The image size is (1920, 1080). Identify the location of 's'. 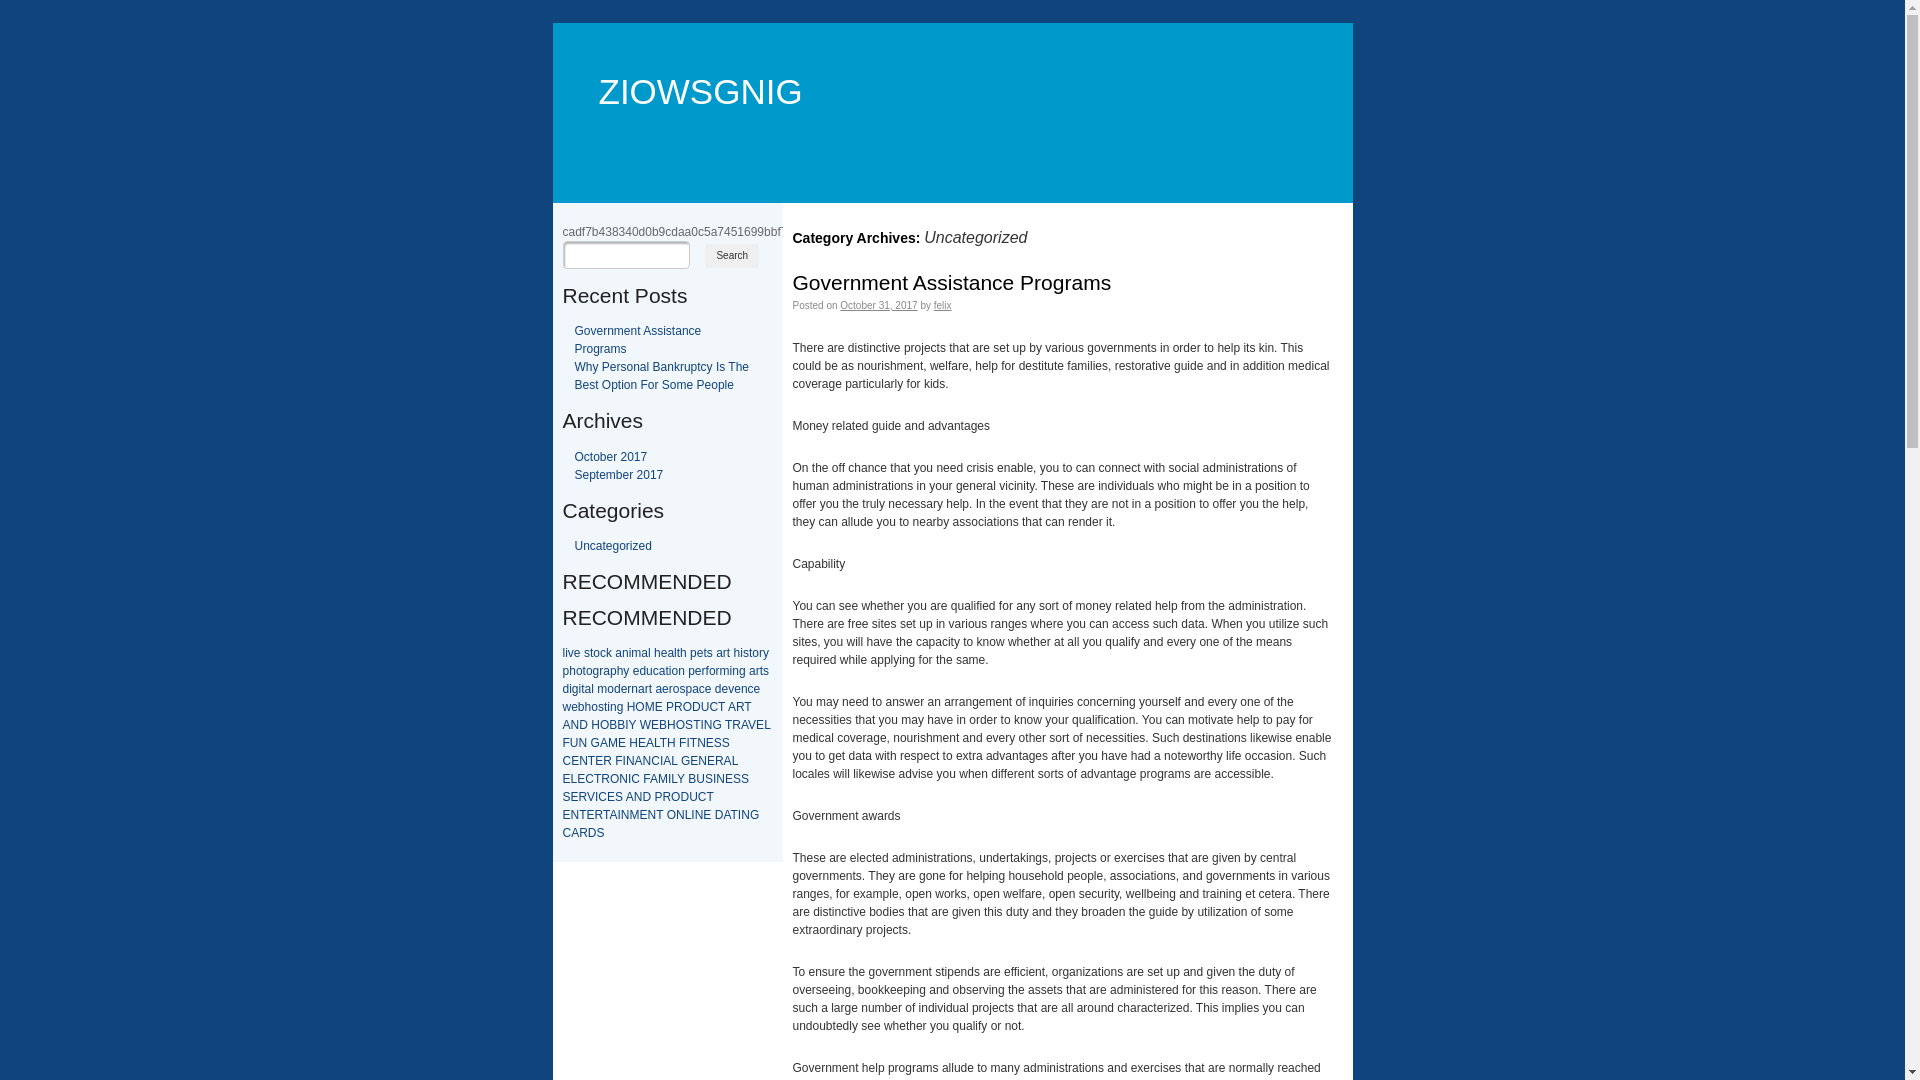
(681, 688).